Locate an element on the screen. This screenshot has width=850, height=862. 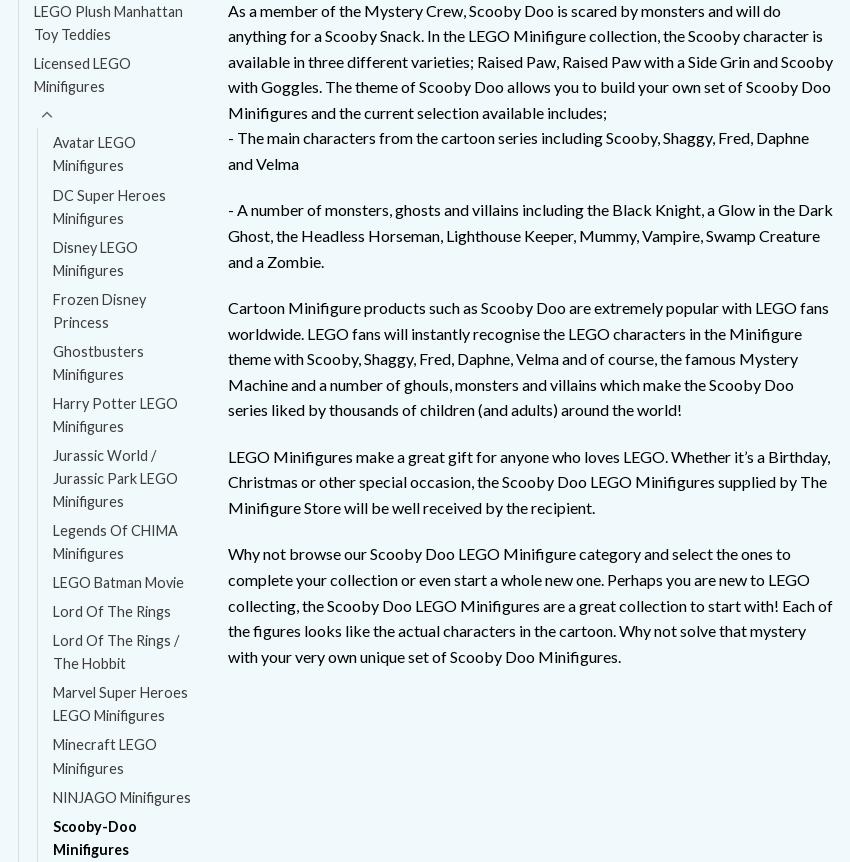
'NINJAGO Minifigures' is located at coordinates (120, 795).